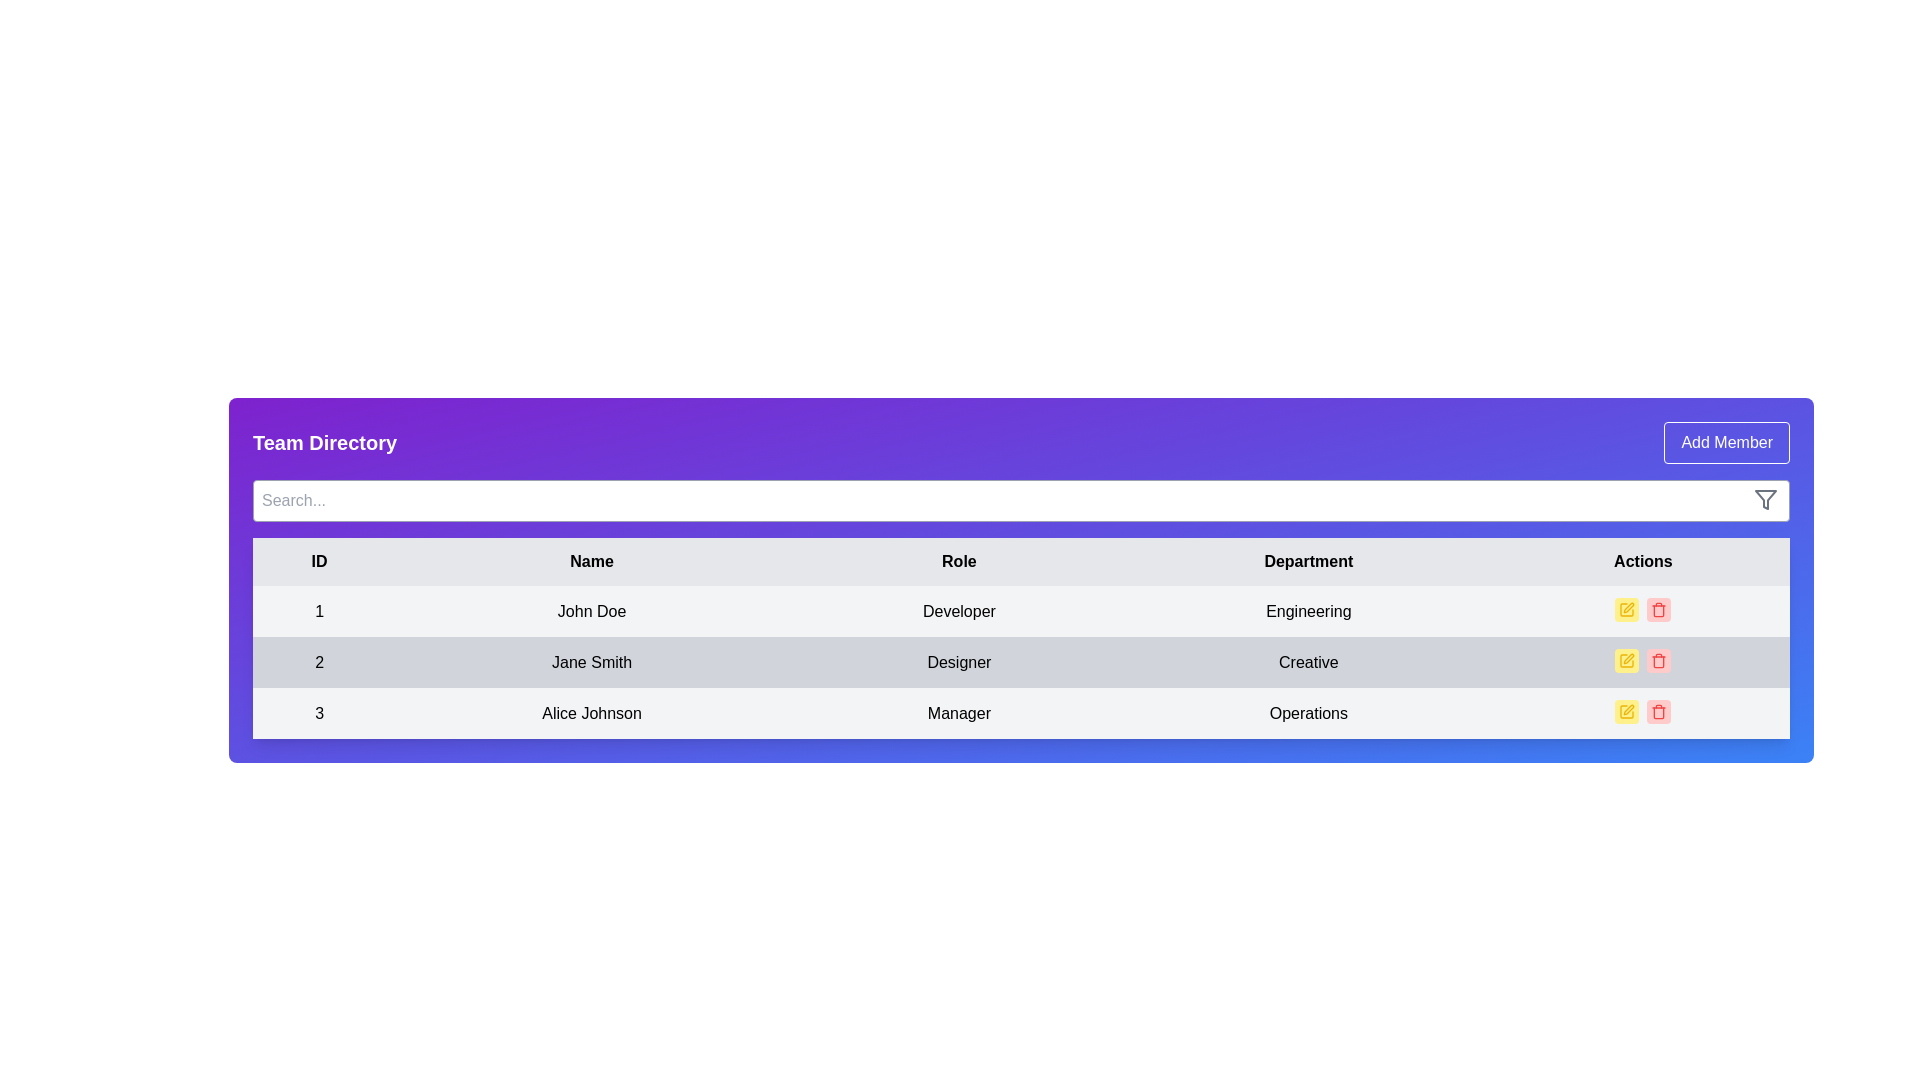 The image size is (1920, 1080). What do you see at coordinates (1659, 608) in the screenshot?
I see `the delete button in the 'Actions' column of the first row in the table` at bounding box center [1659, 608].